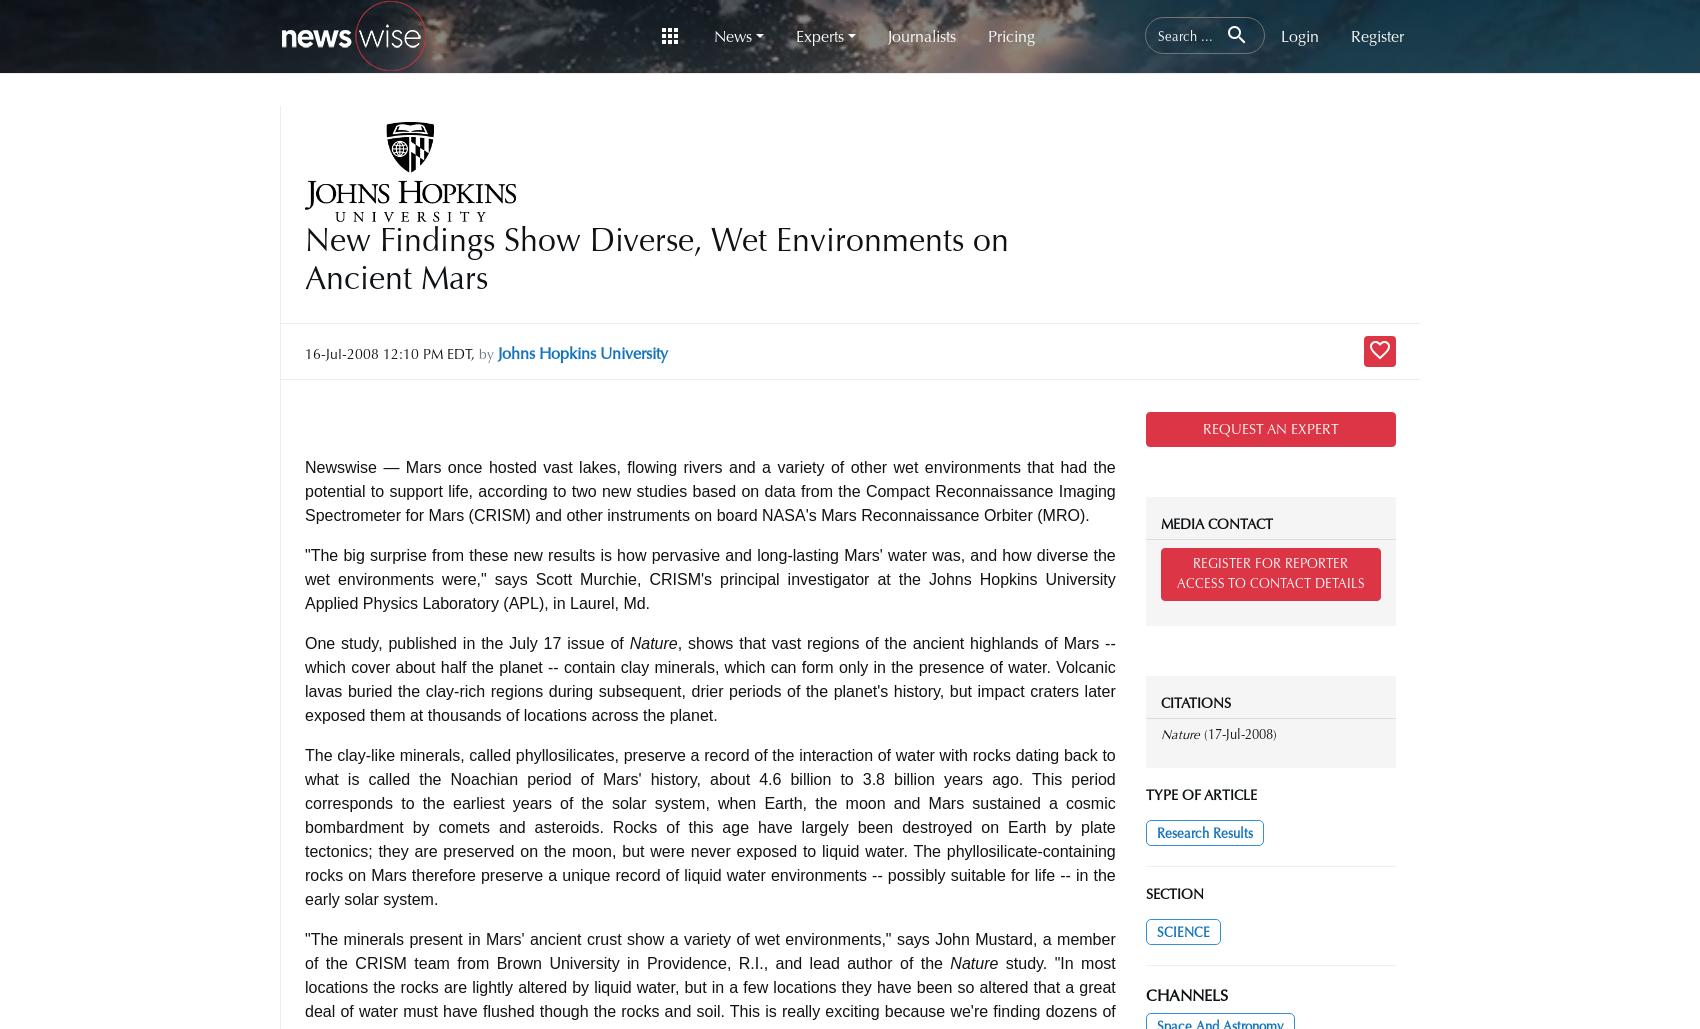 The height and width of the screenshot is (1029, 1700). What do you see at coordinates (1199, 794) in the screenshot?
I see `'TYPE OF ARTICLE'` at bounding box center [1199, 794].